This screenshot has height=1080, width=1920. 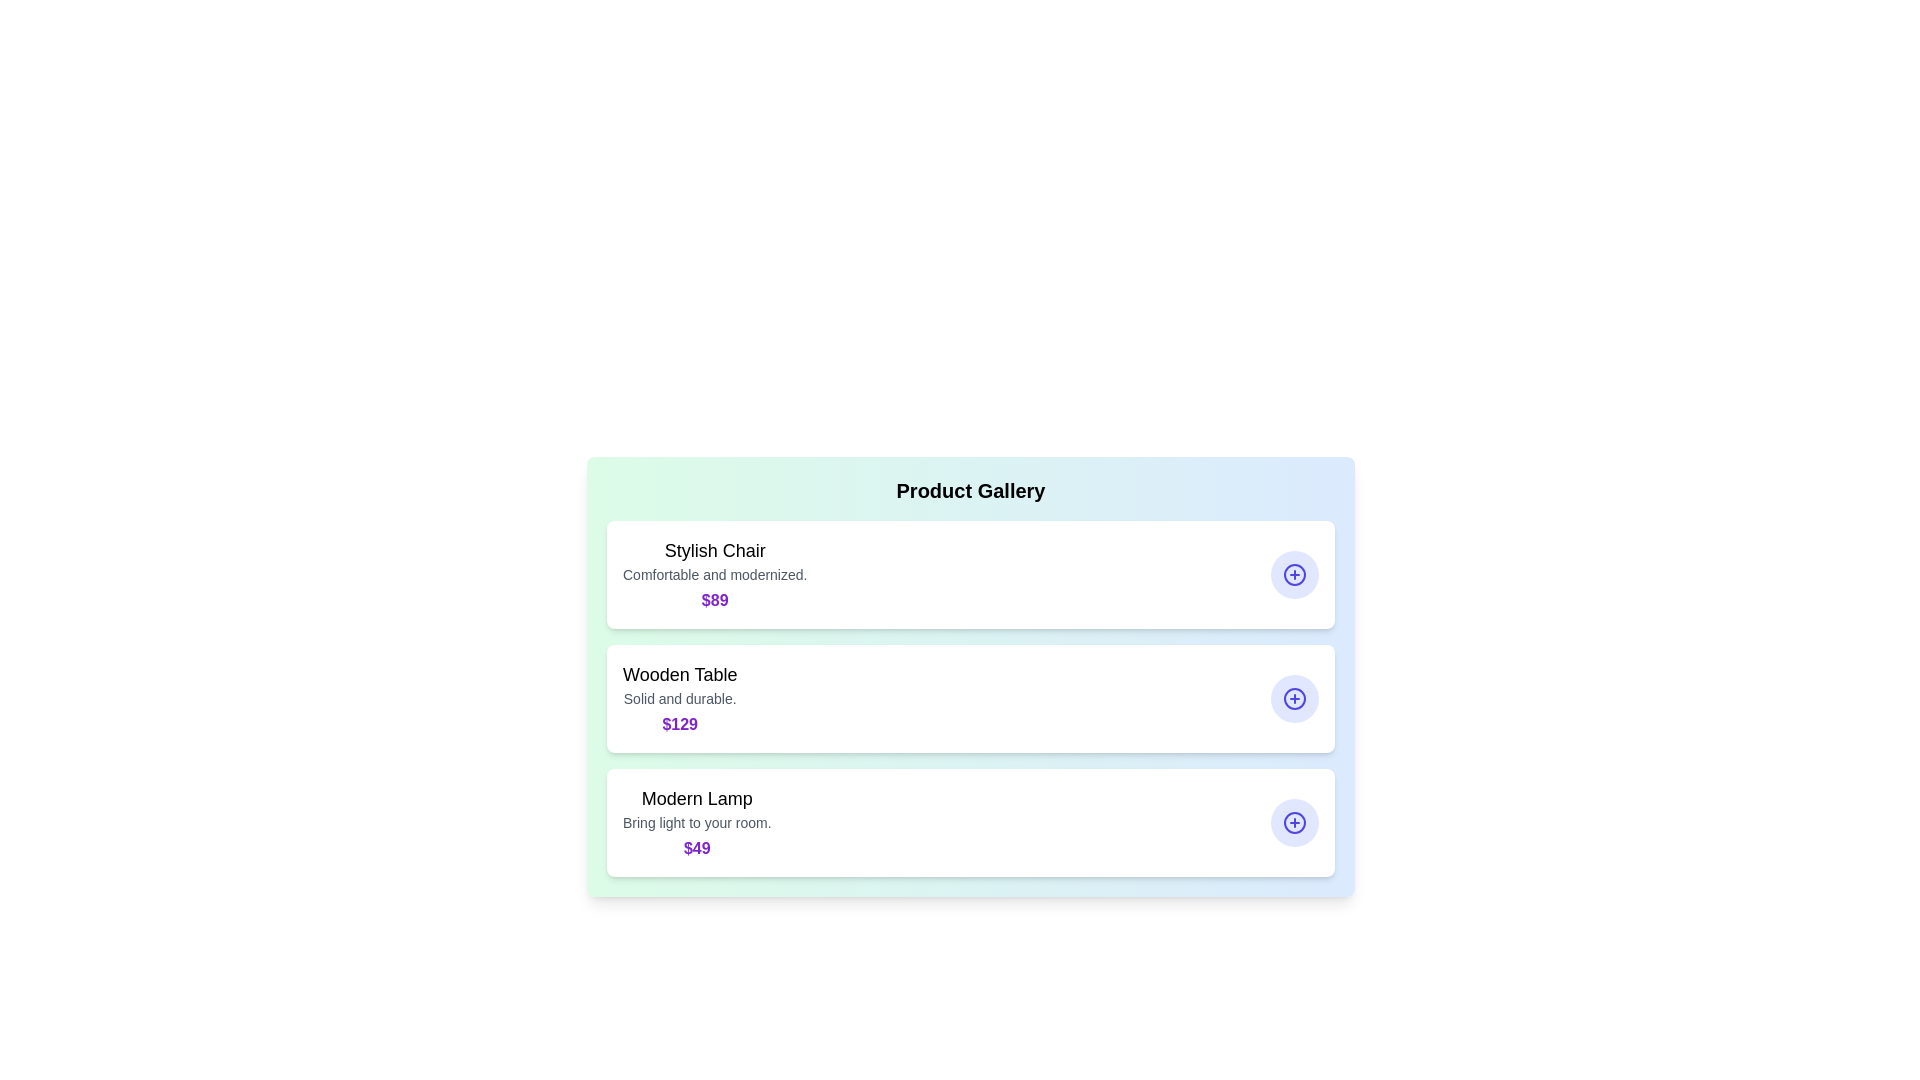 What do you see at coordinates (1295, 822) in the screenshot?
I see `add/select button for the product Modern Lamp` at bounding box center [1295, 822].